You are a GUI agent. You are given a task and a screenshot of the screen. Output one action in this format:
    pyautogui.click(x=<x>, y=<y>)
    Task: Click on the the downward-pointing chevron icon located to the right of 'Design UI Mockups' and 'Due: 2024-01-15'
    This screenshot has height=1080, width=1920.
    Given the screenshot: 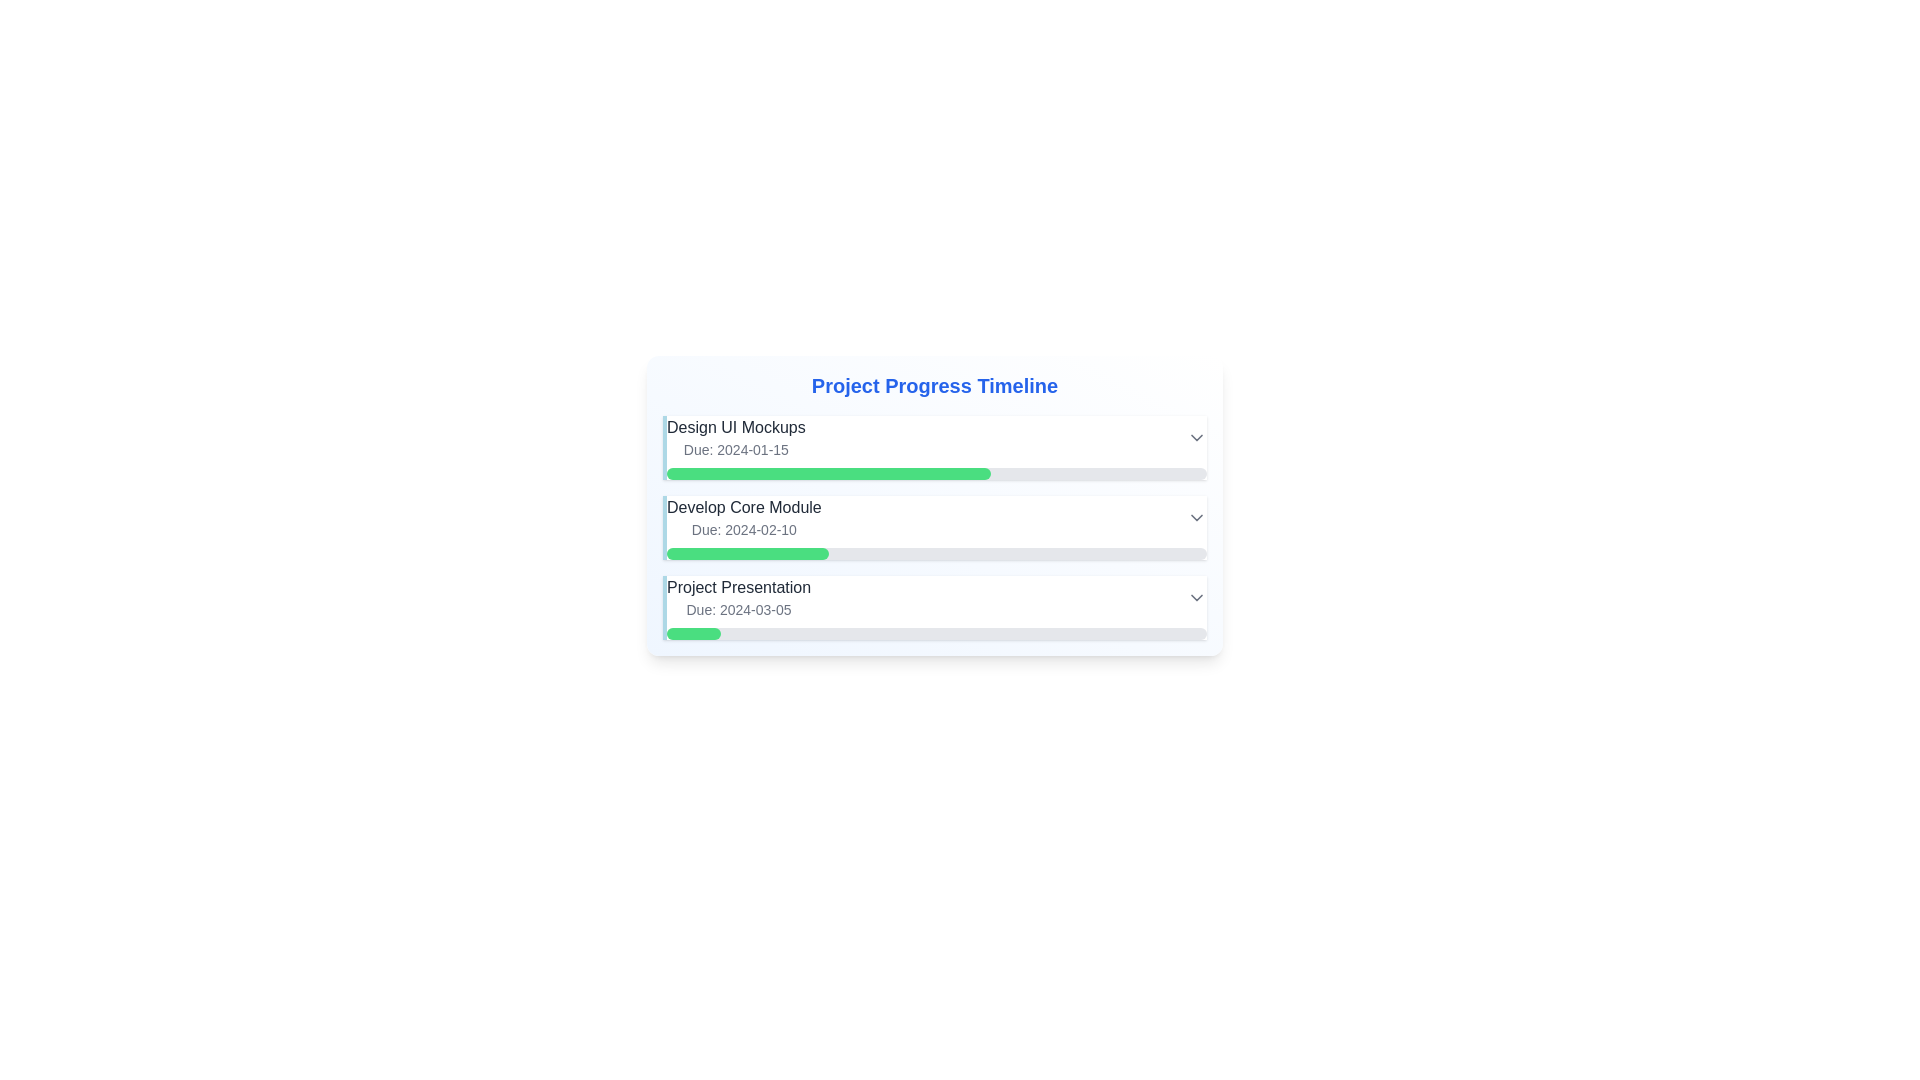 What is the action you would take?
    pyautogui.click(x=1196, y=437)
    